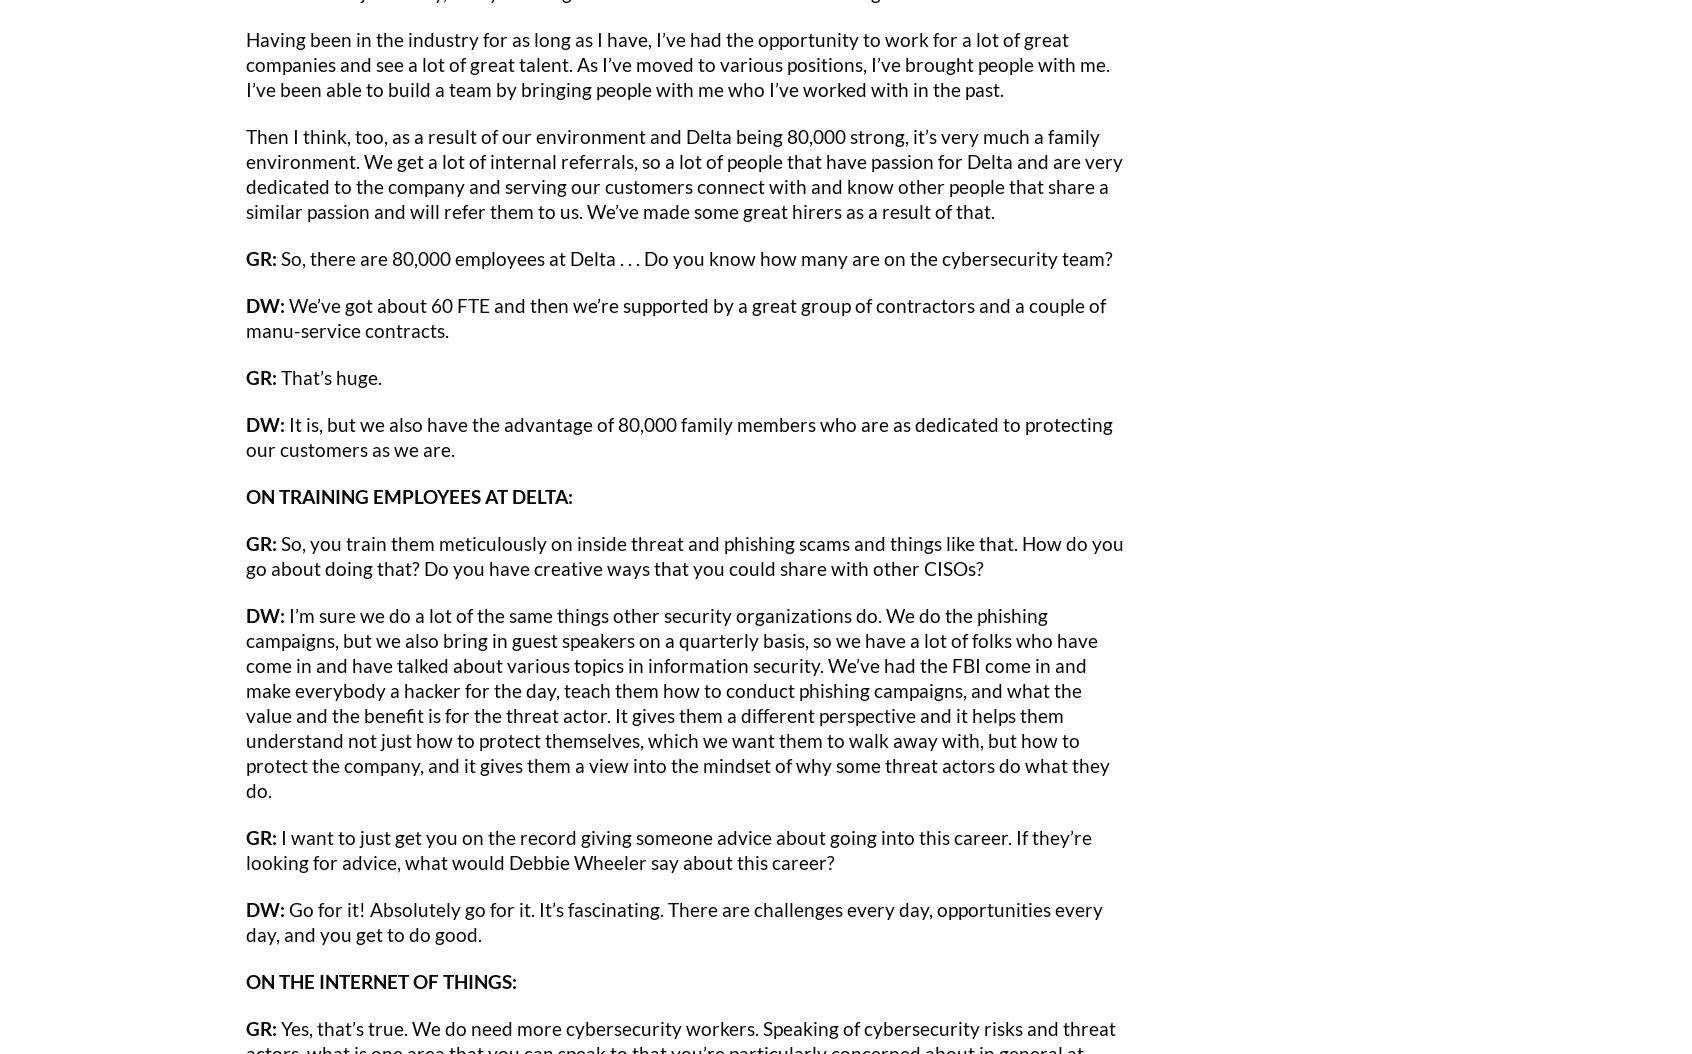  Describe the element at coordinates (675, 317) in the screenshot. I see `'We’ve got about 60 FTE and then we’re supported by a great group of contractors and a couple of manu-service contracts.'` at that location.